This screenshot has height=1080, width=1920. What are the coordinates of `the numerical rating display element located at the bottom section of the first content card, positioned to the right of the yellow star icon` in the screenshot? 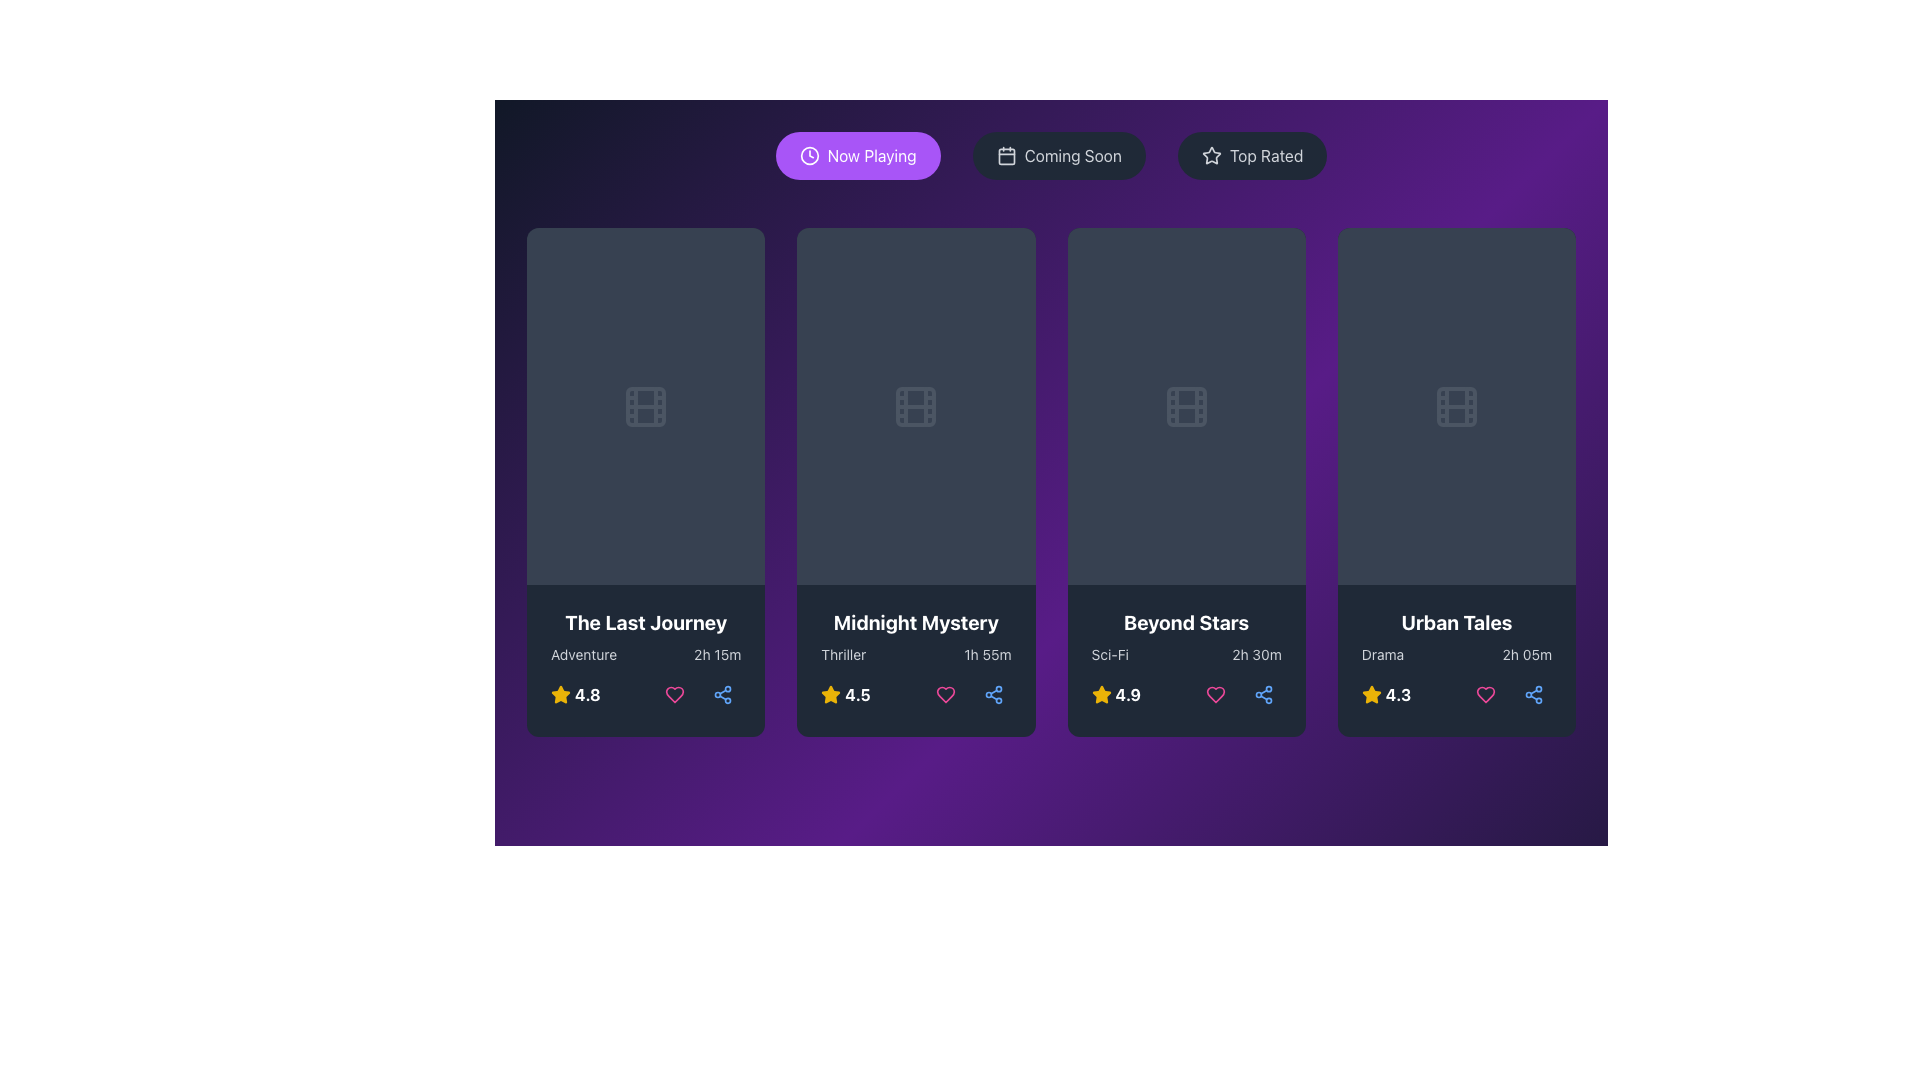 It's located at (586, 694).